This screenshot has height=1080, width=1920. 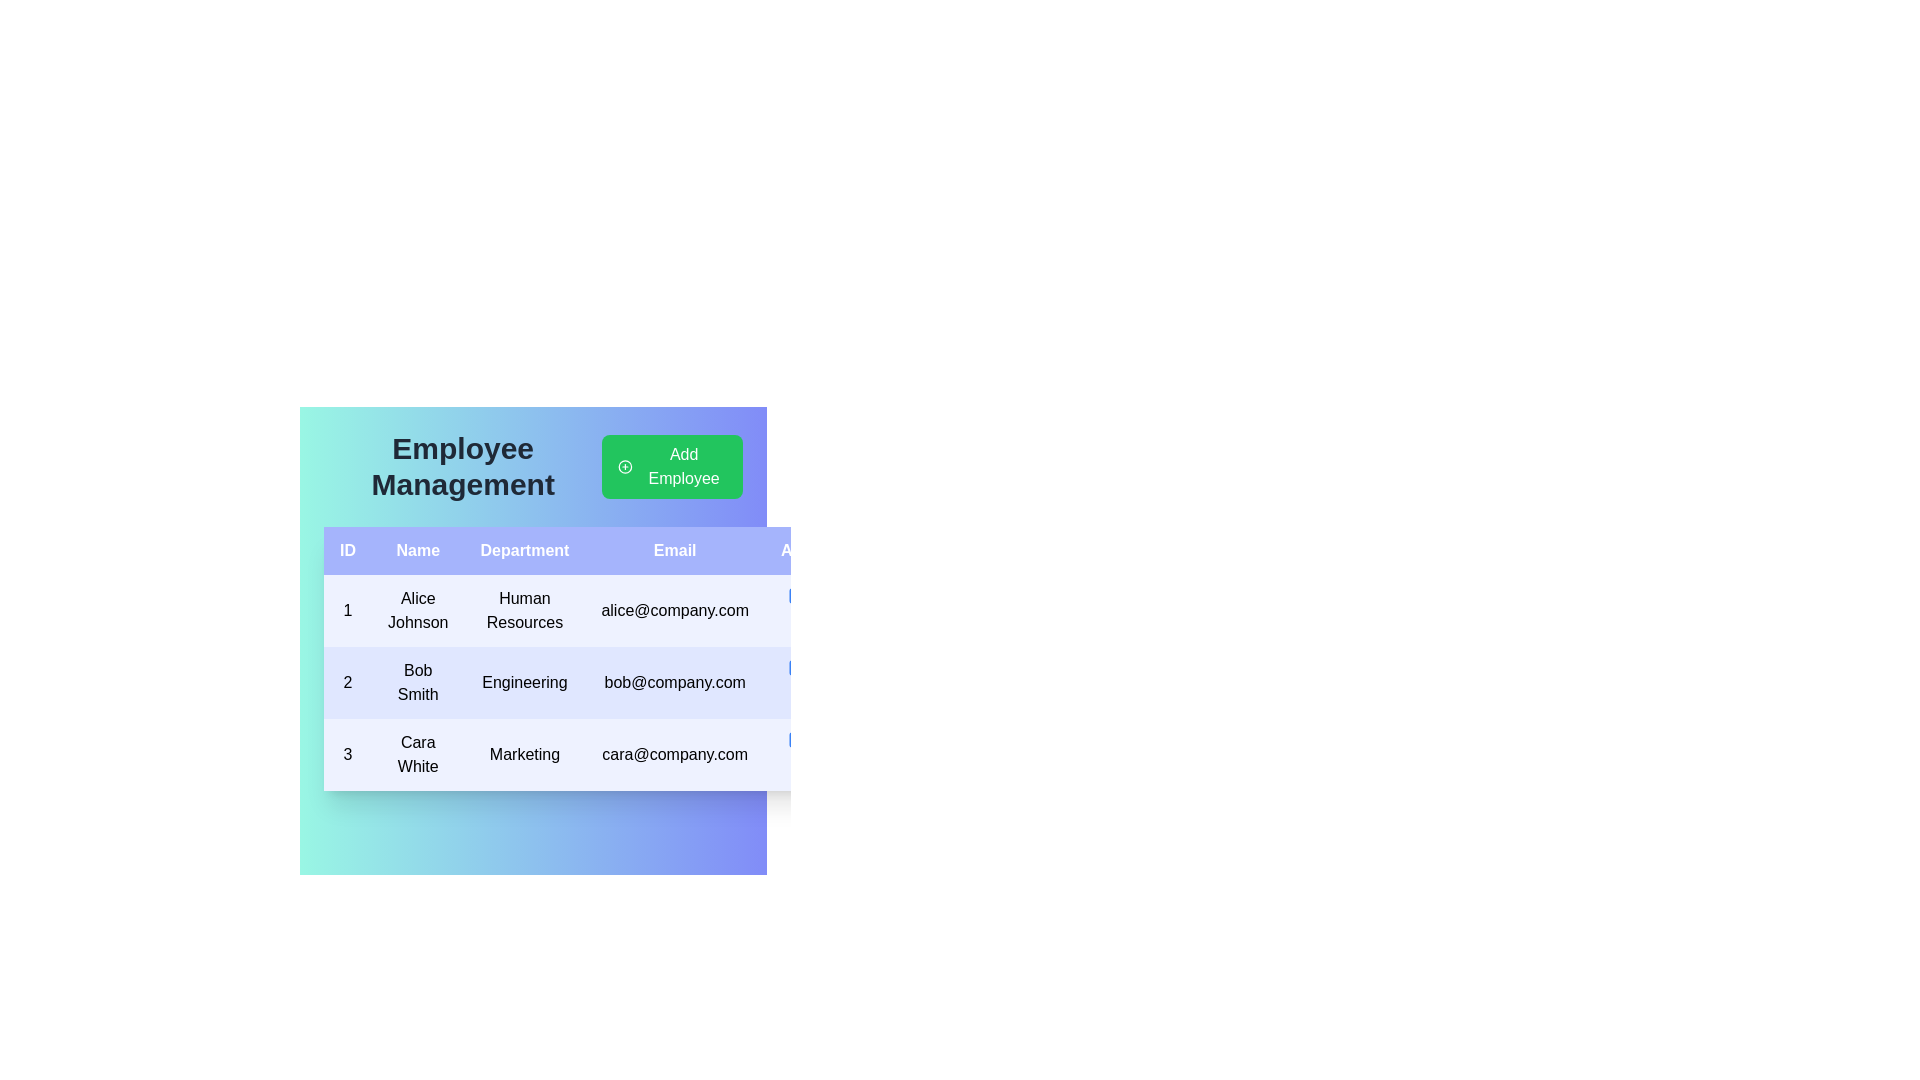 What do you see at coordinates (524, 551) in the screenshot?
I see `the 'Department' header in the table` at bounding box center [524, 551].